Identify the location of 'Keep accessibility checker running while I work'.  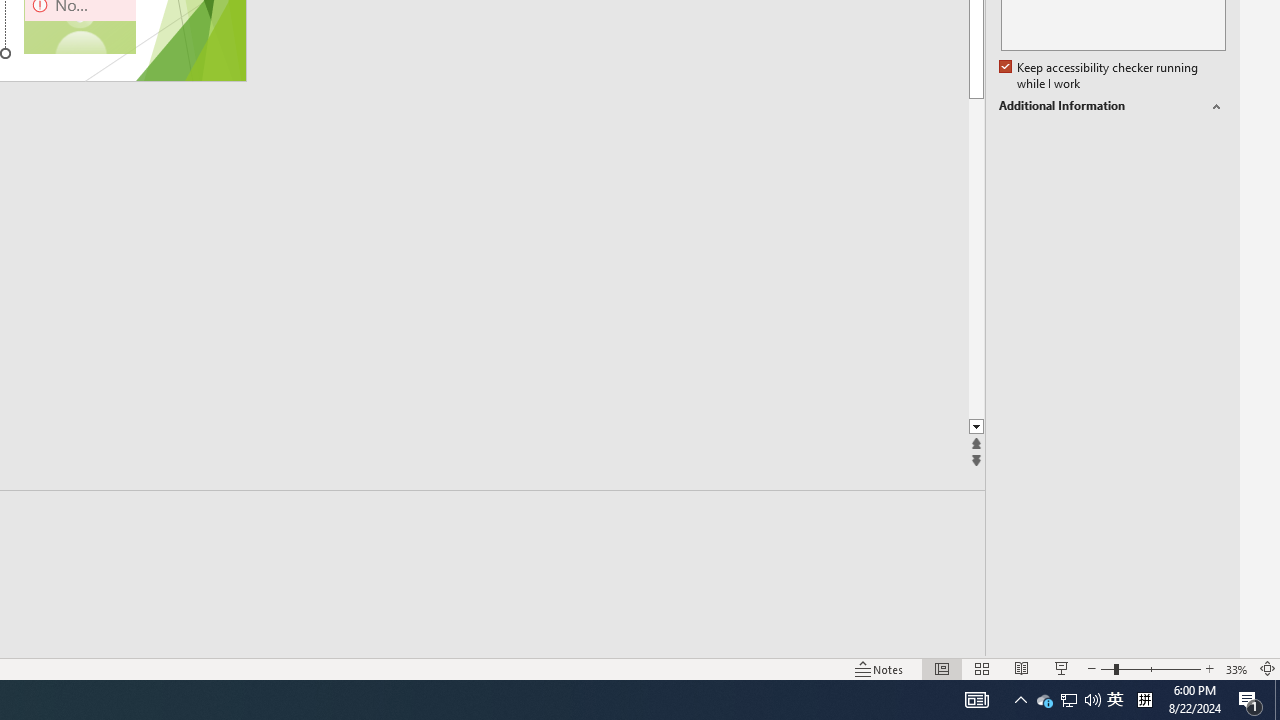
(1099, 75).